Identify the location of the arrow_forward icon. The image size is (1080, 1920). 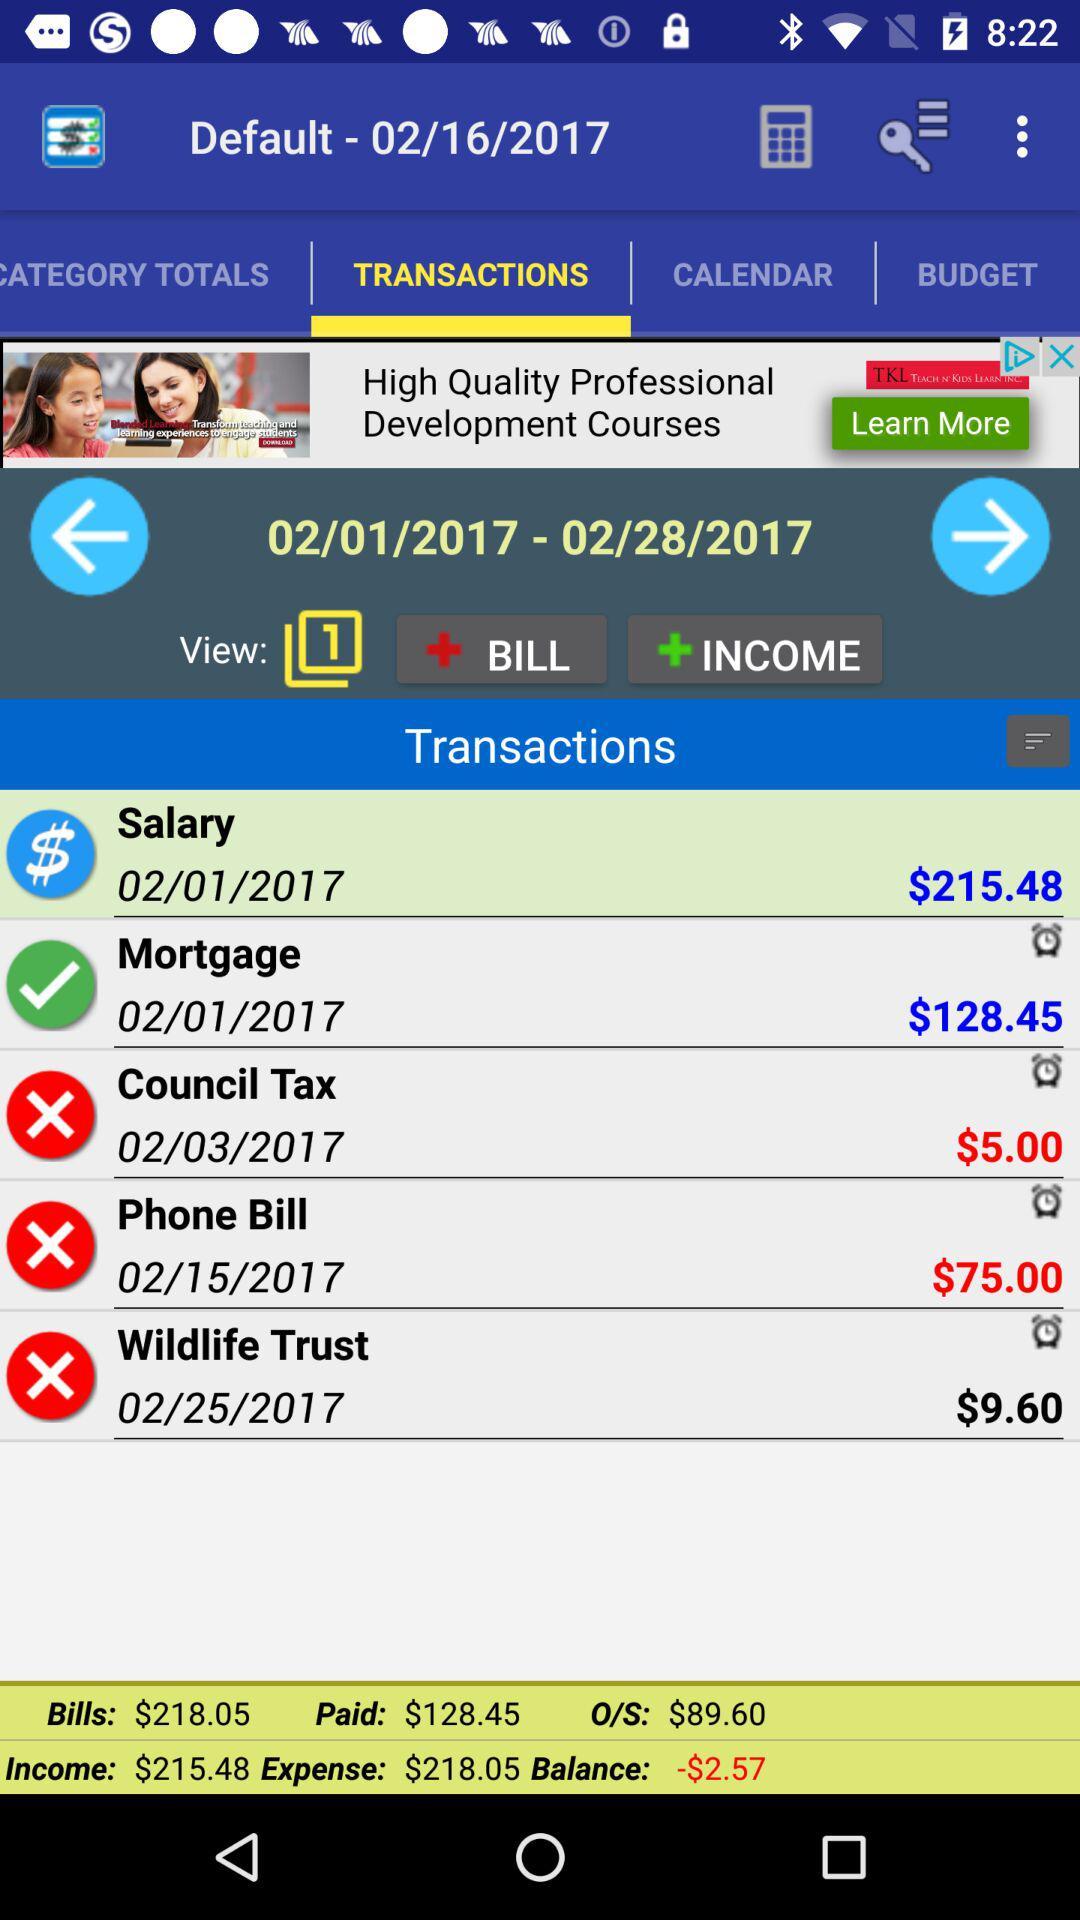
(990, 536).